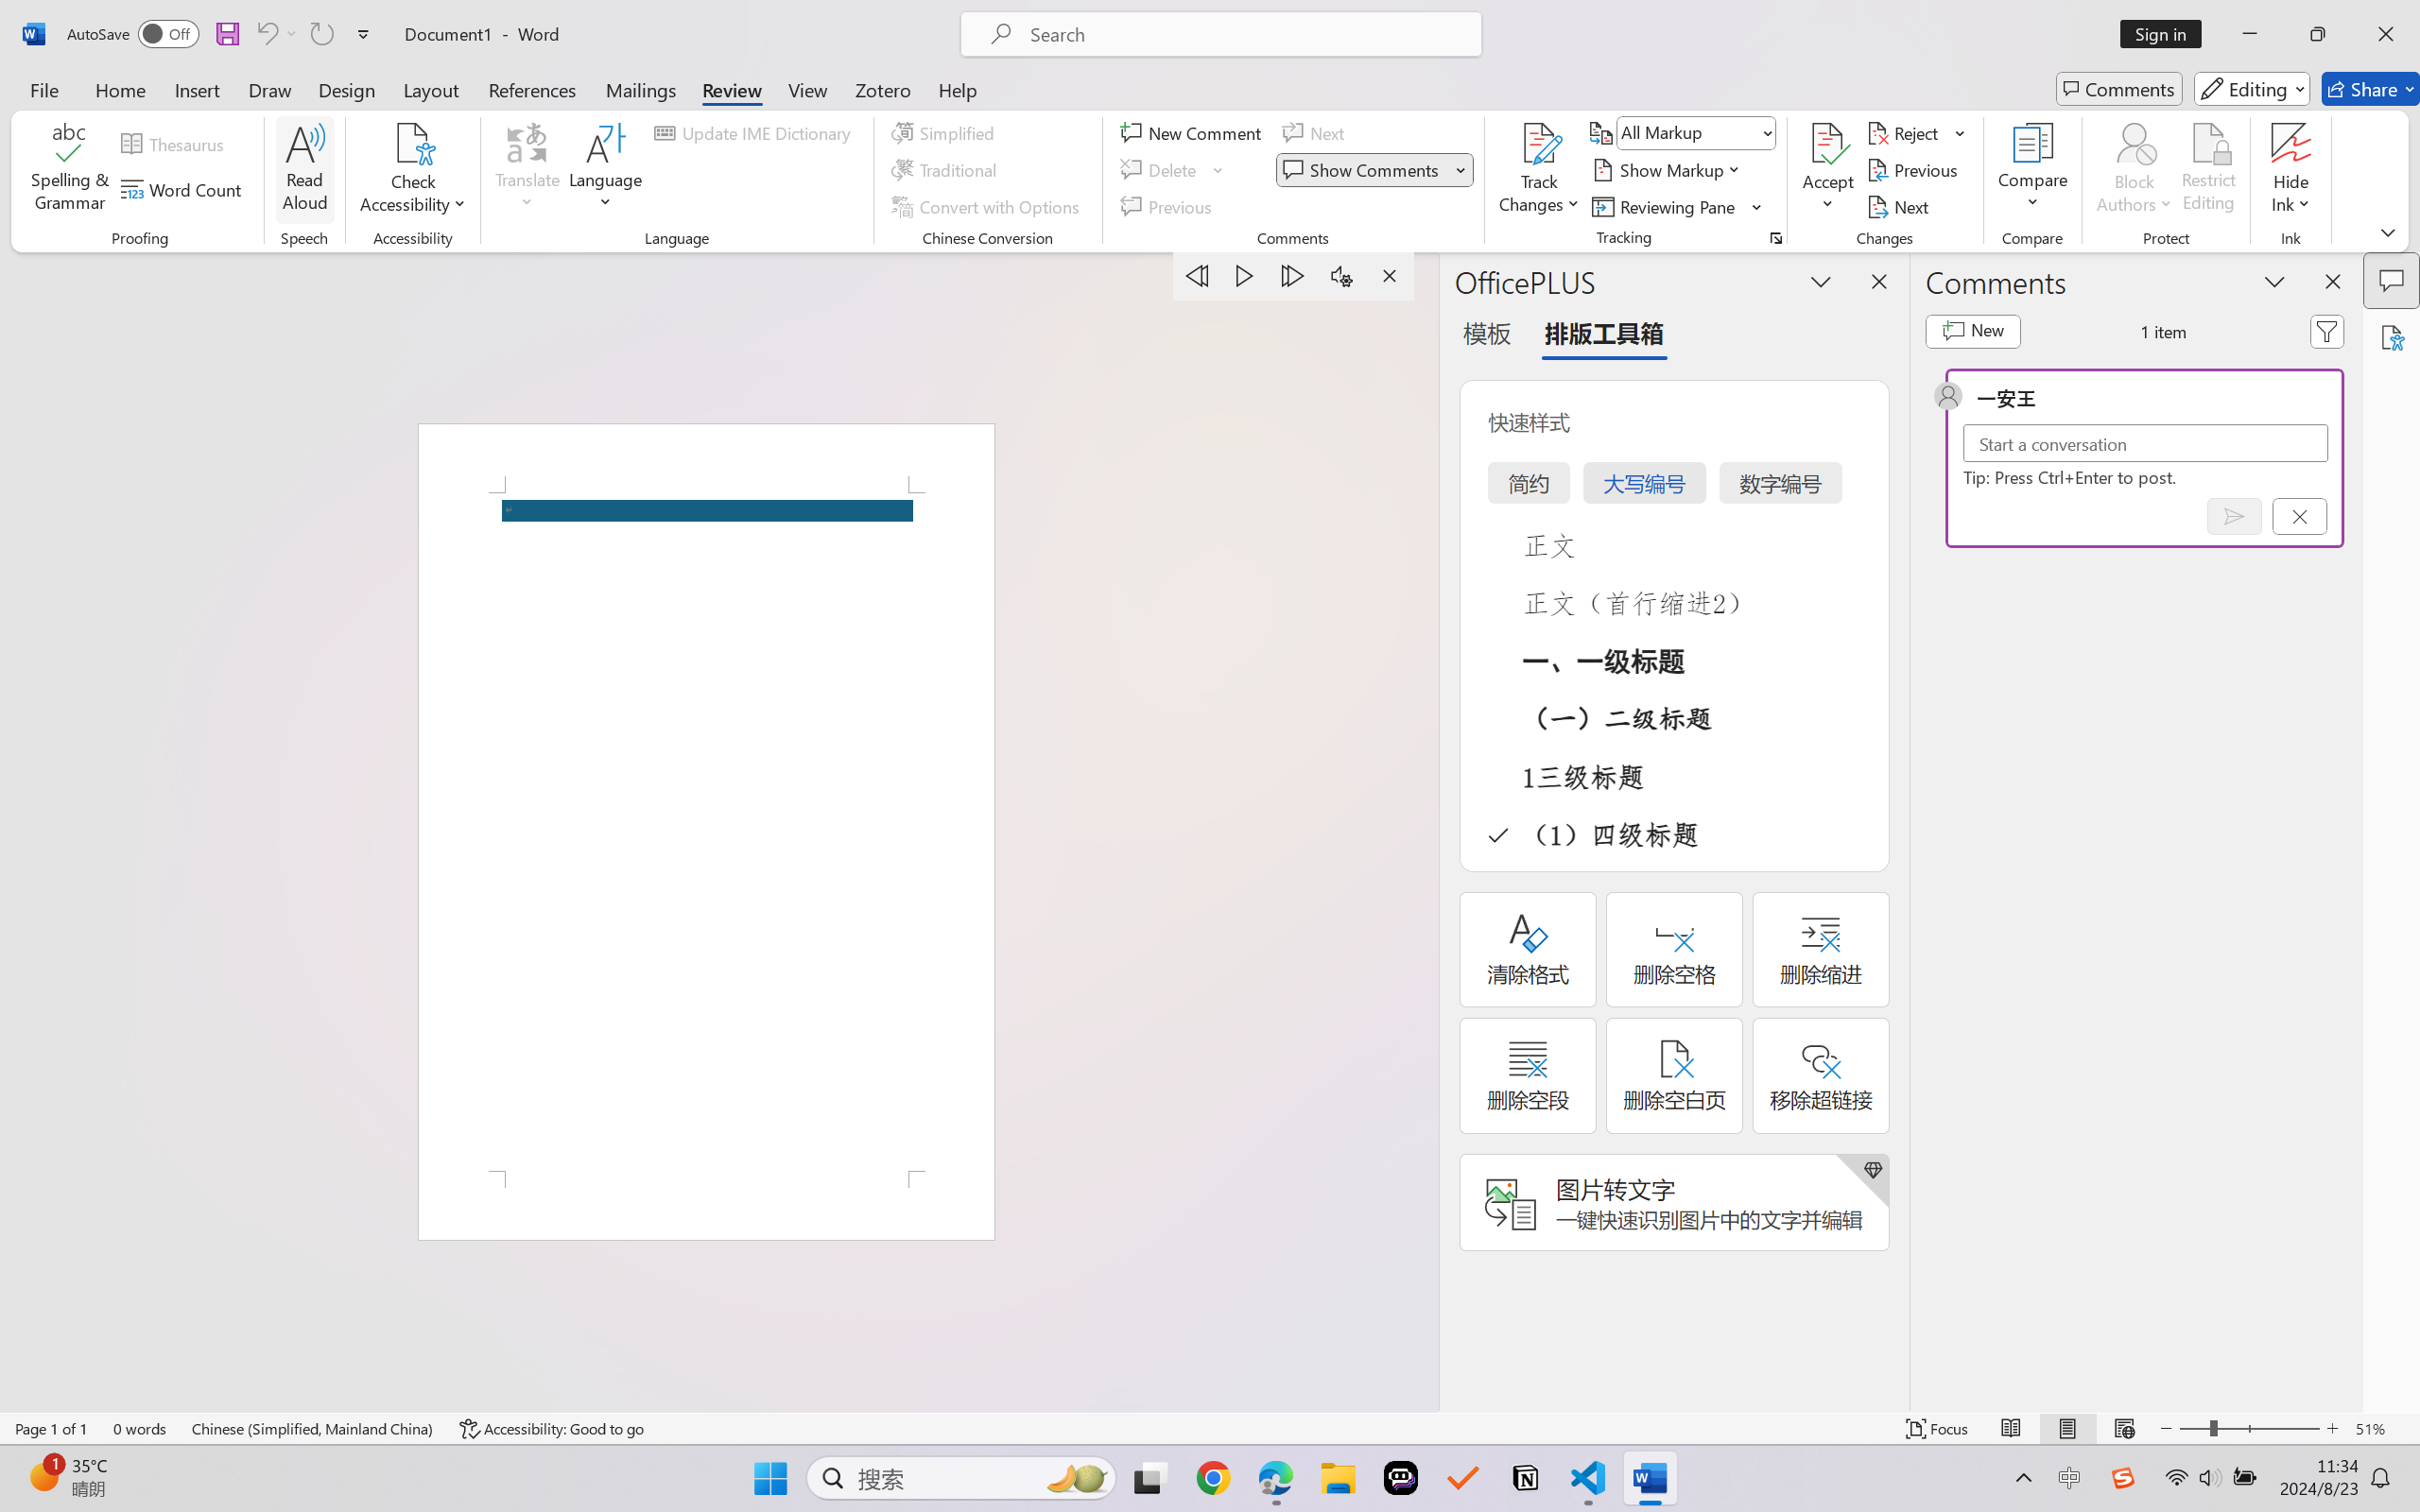 The height and width of the screenshot is (1512, 2420). What do you see at coordinates (1827, 170) in the screenshot?
I see `'Accept'` at bounding box center [1827, 170].